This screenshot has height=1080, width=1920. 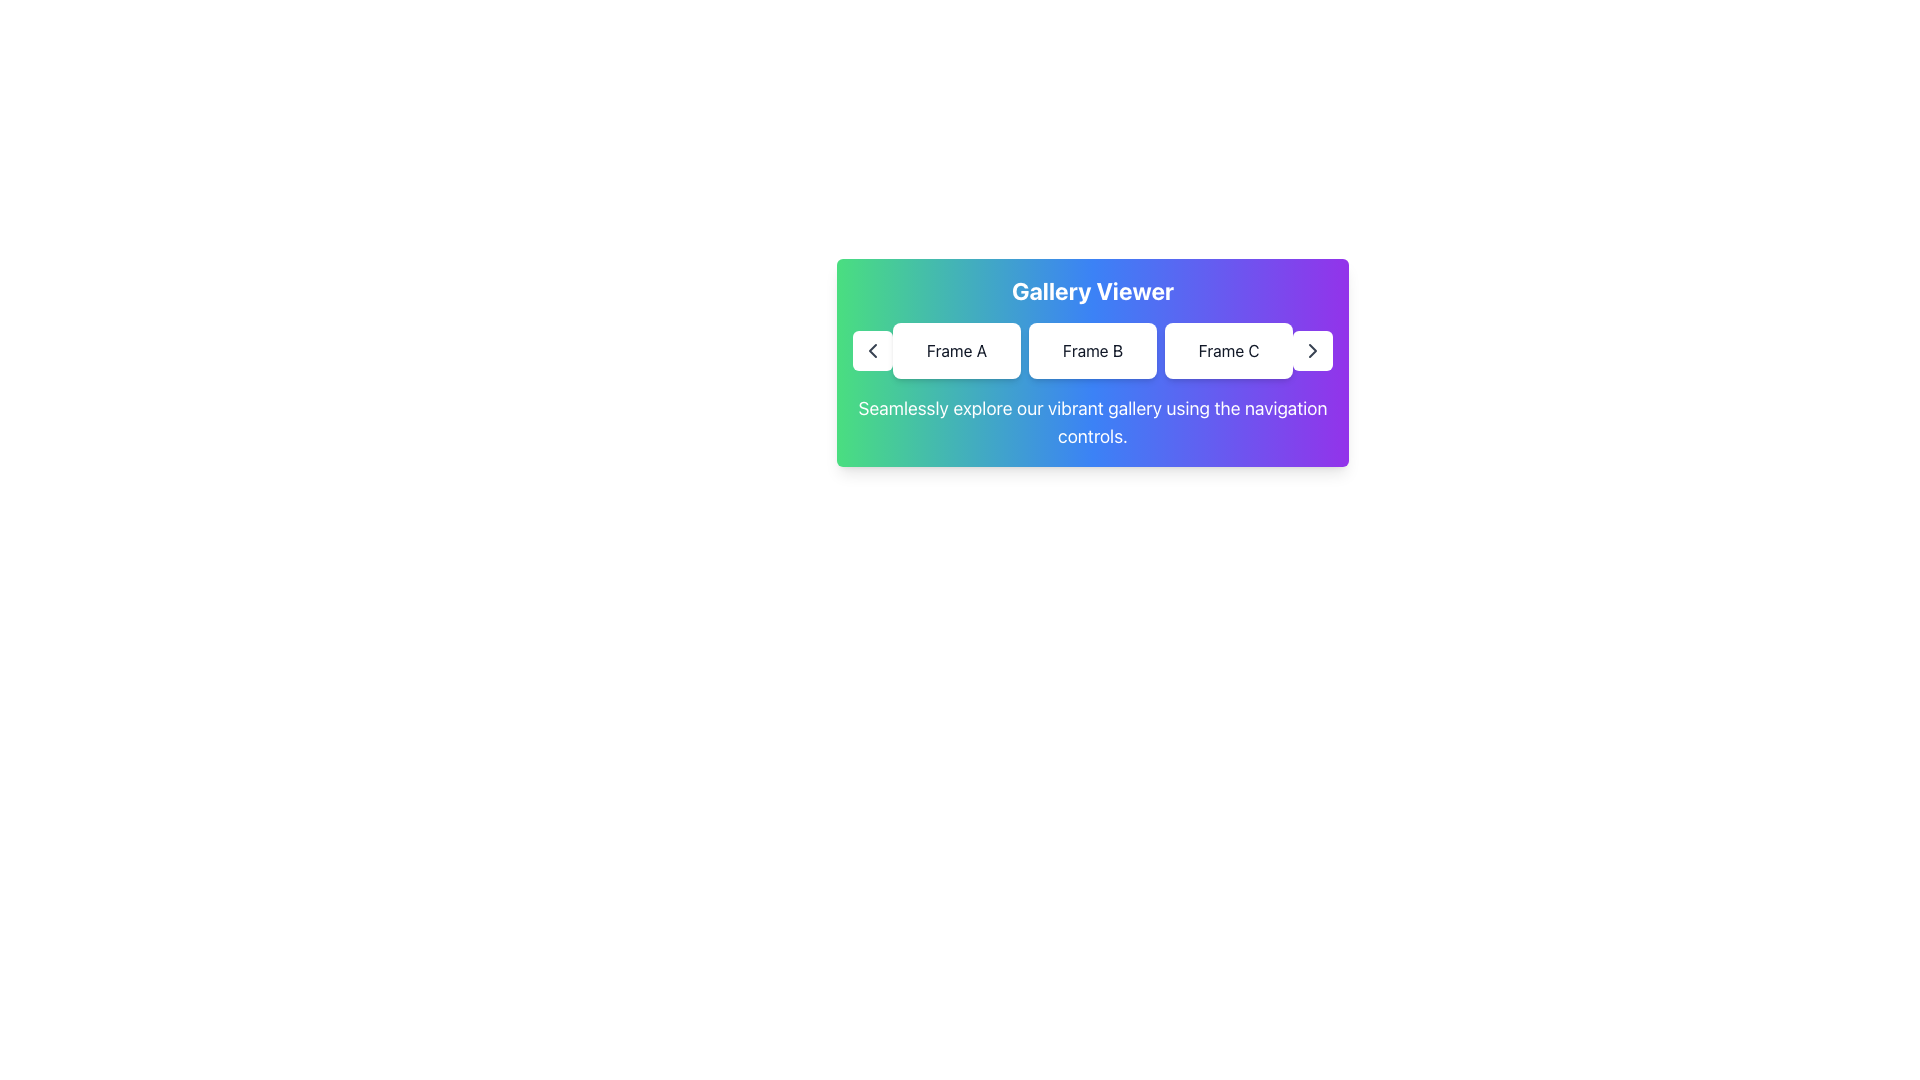 I want to click on the button labeled 'Frame B', which is a rectangular component with rounded corners, white background, and dark gray bold text, so click(x=1092, y=350).